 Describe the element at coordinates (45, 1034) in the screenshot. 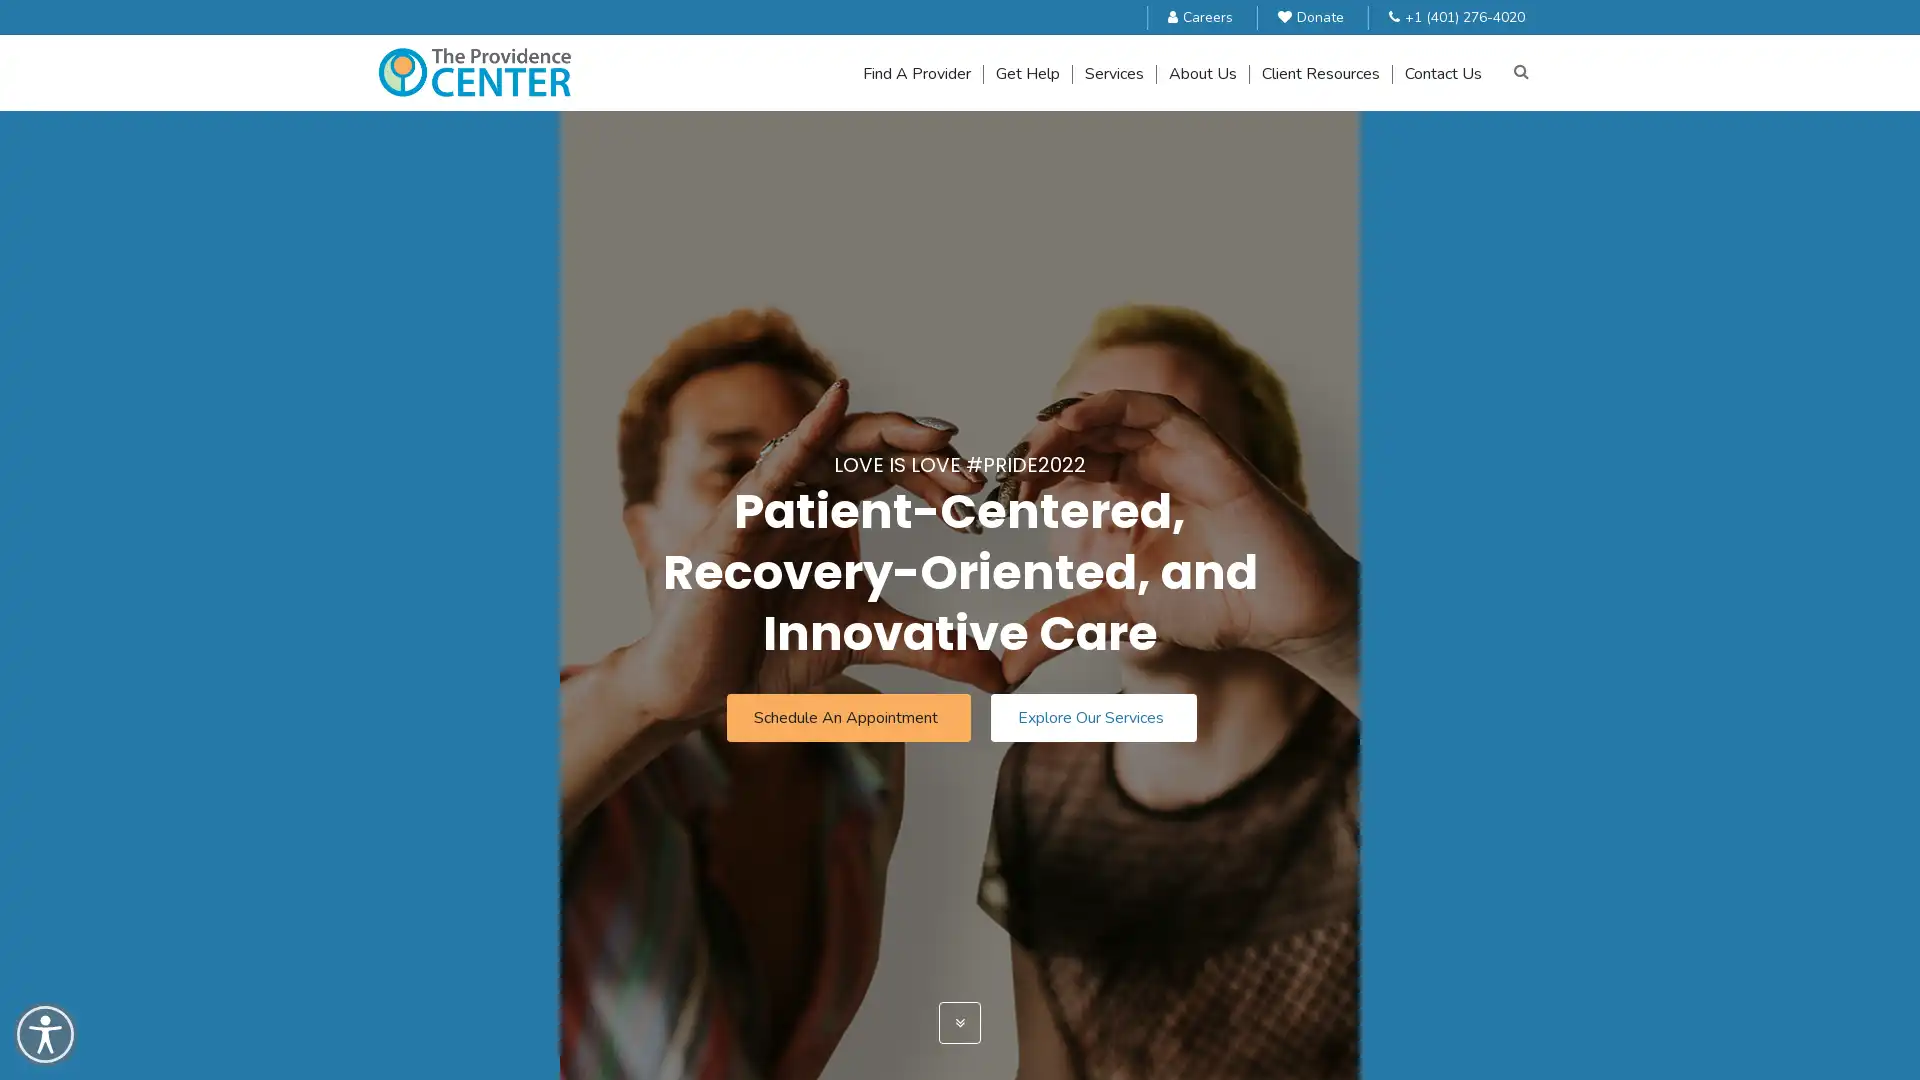

I see `Accessibility Menu` at that location.